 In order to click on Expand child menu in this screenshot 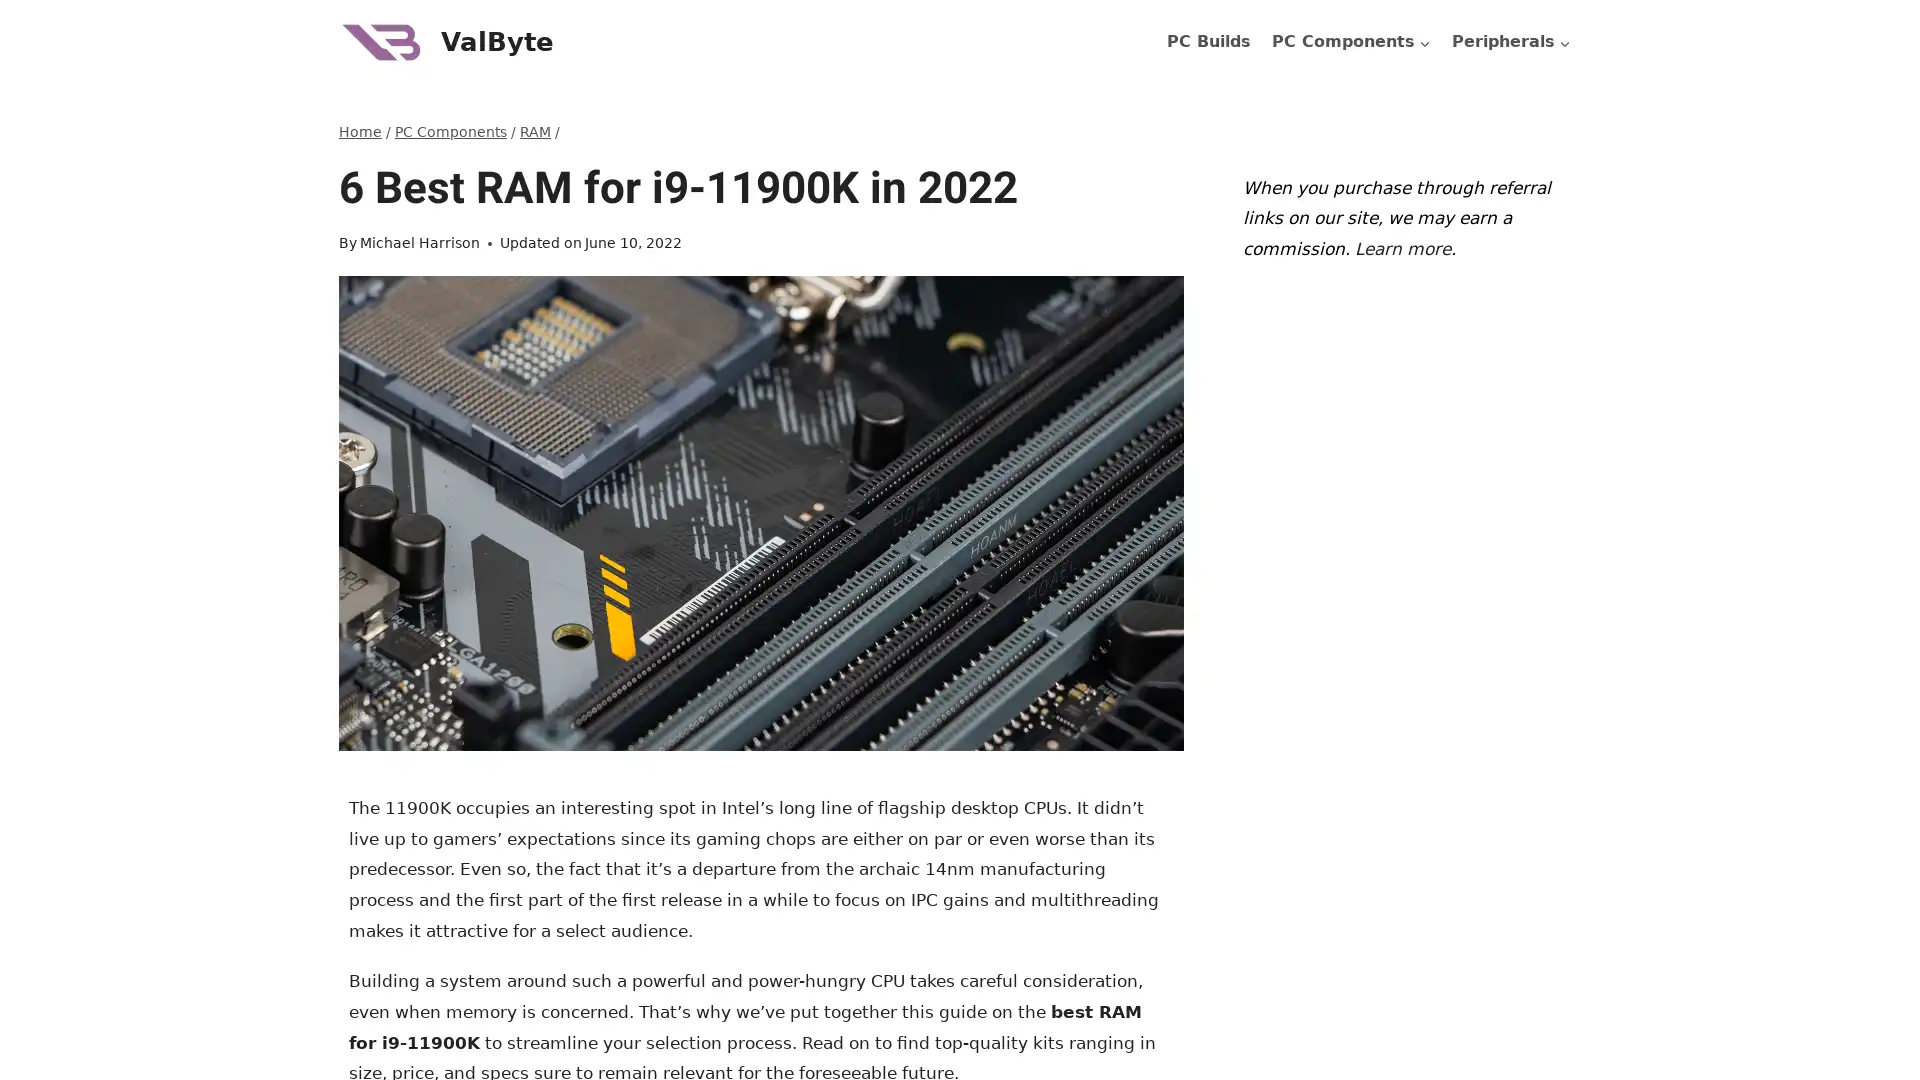, I will do `click(1350, 42)`.